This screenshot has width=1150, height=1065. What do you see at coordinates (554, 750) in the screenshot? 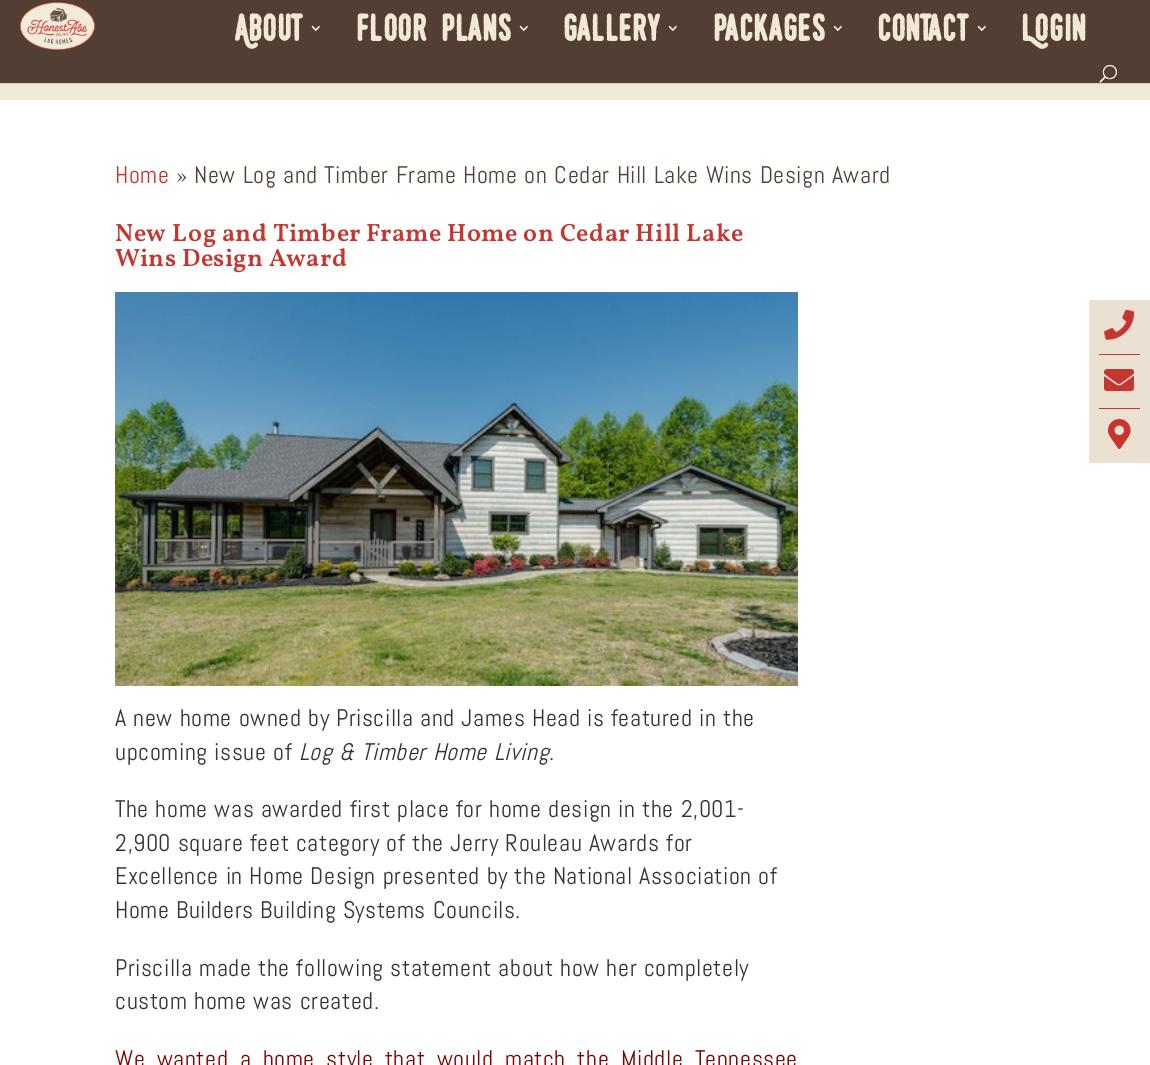
I see `'.'` at bounding box center [554, 750].